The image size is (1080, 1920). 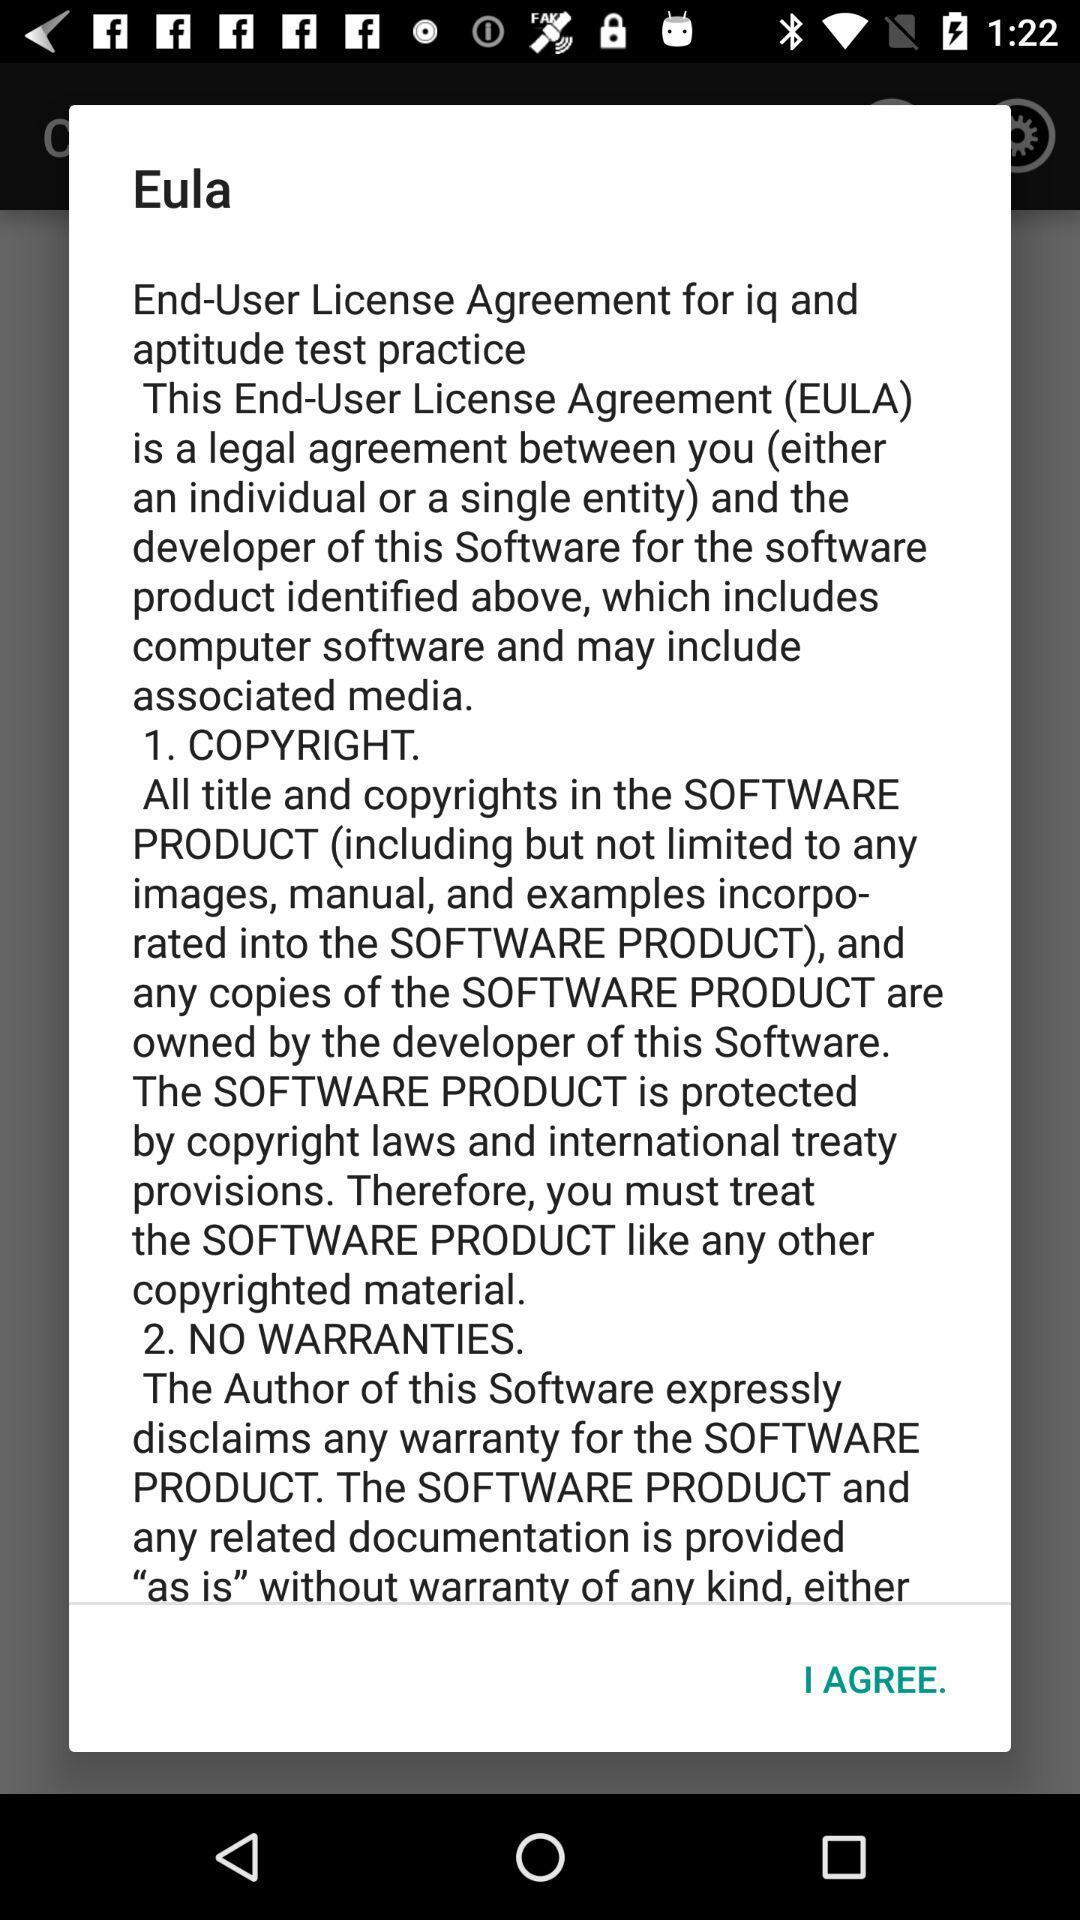 I want to click on item at the bottom right corner, so click(x=874, y=1678).